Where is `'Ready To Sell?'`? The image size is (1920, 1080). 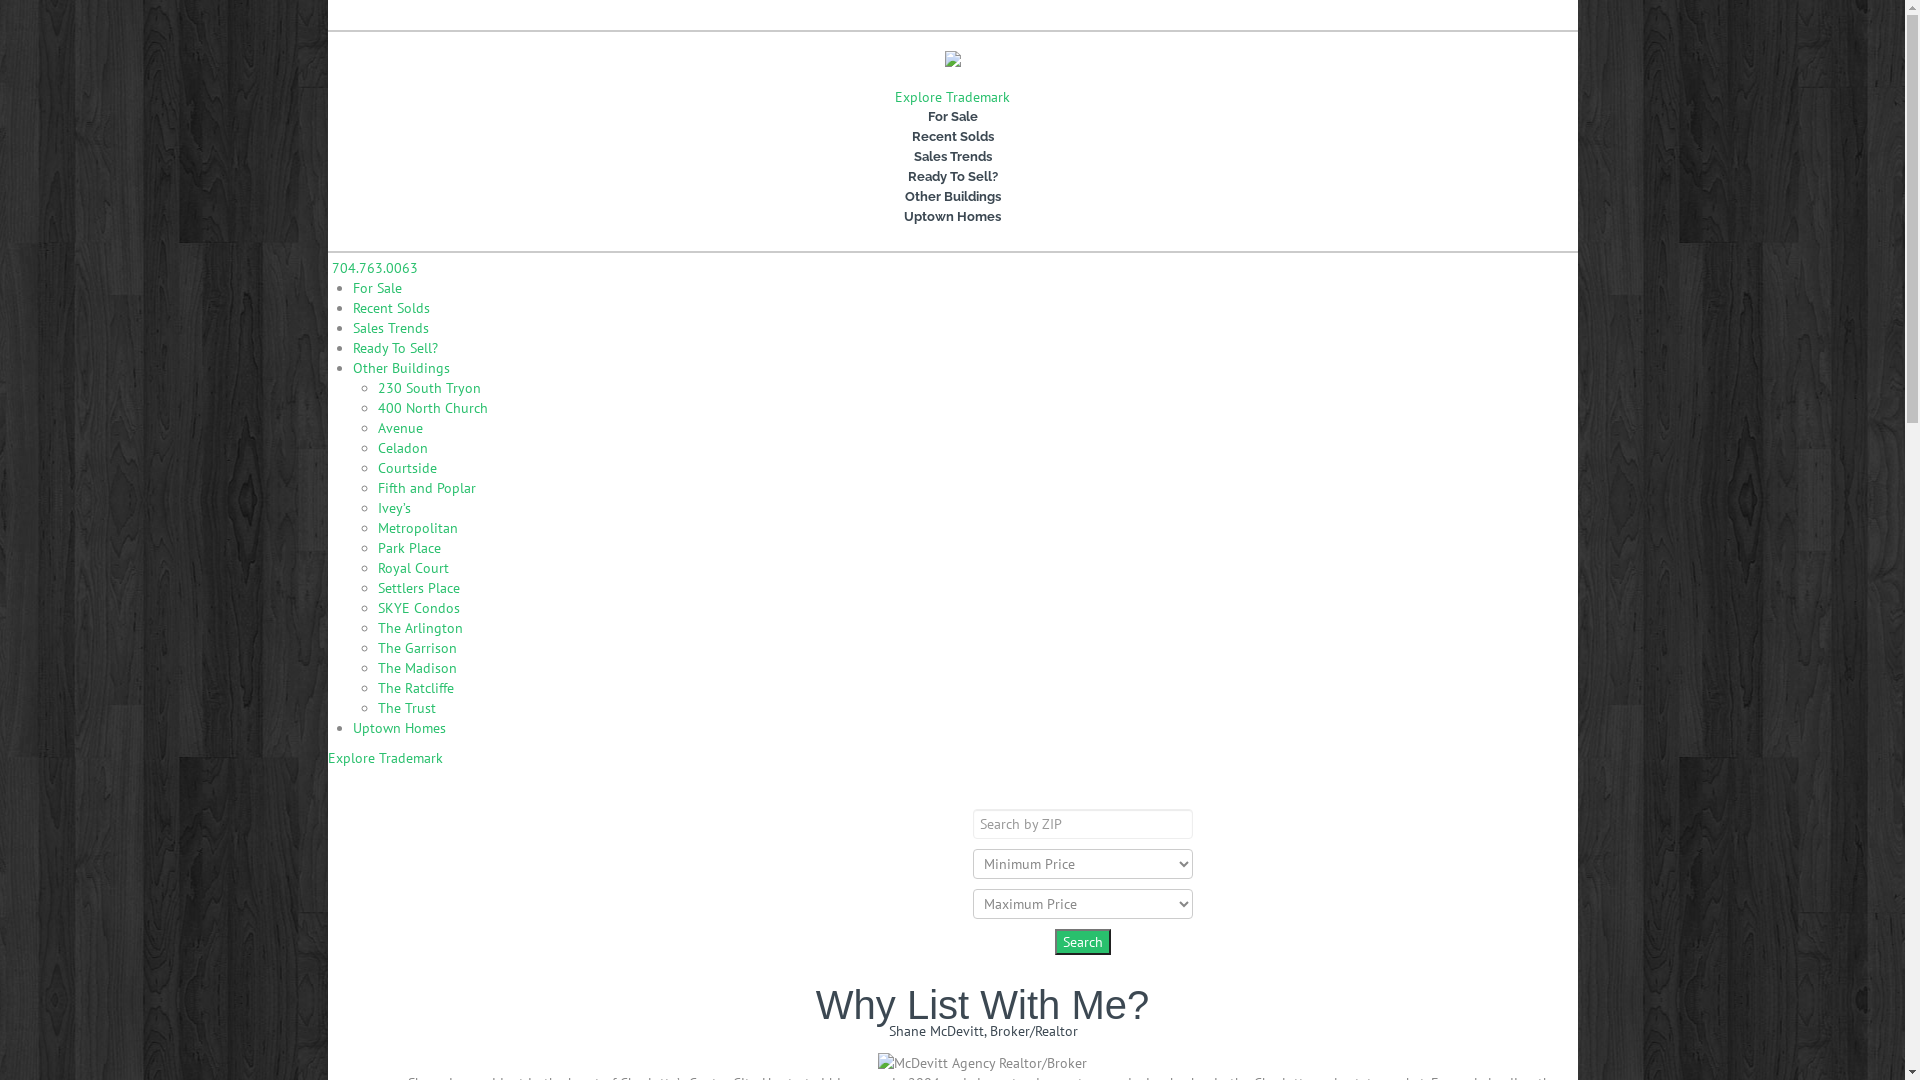 'Ready To Sell?' is located at coordinates (952, 176).